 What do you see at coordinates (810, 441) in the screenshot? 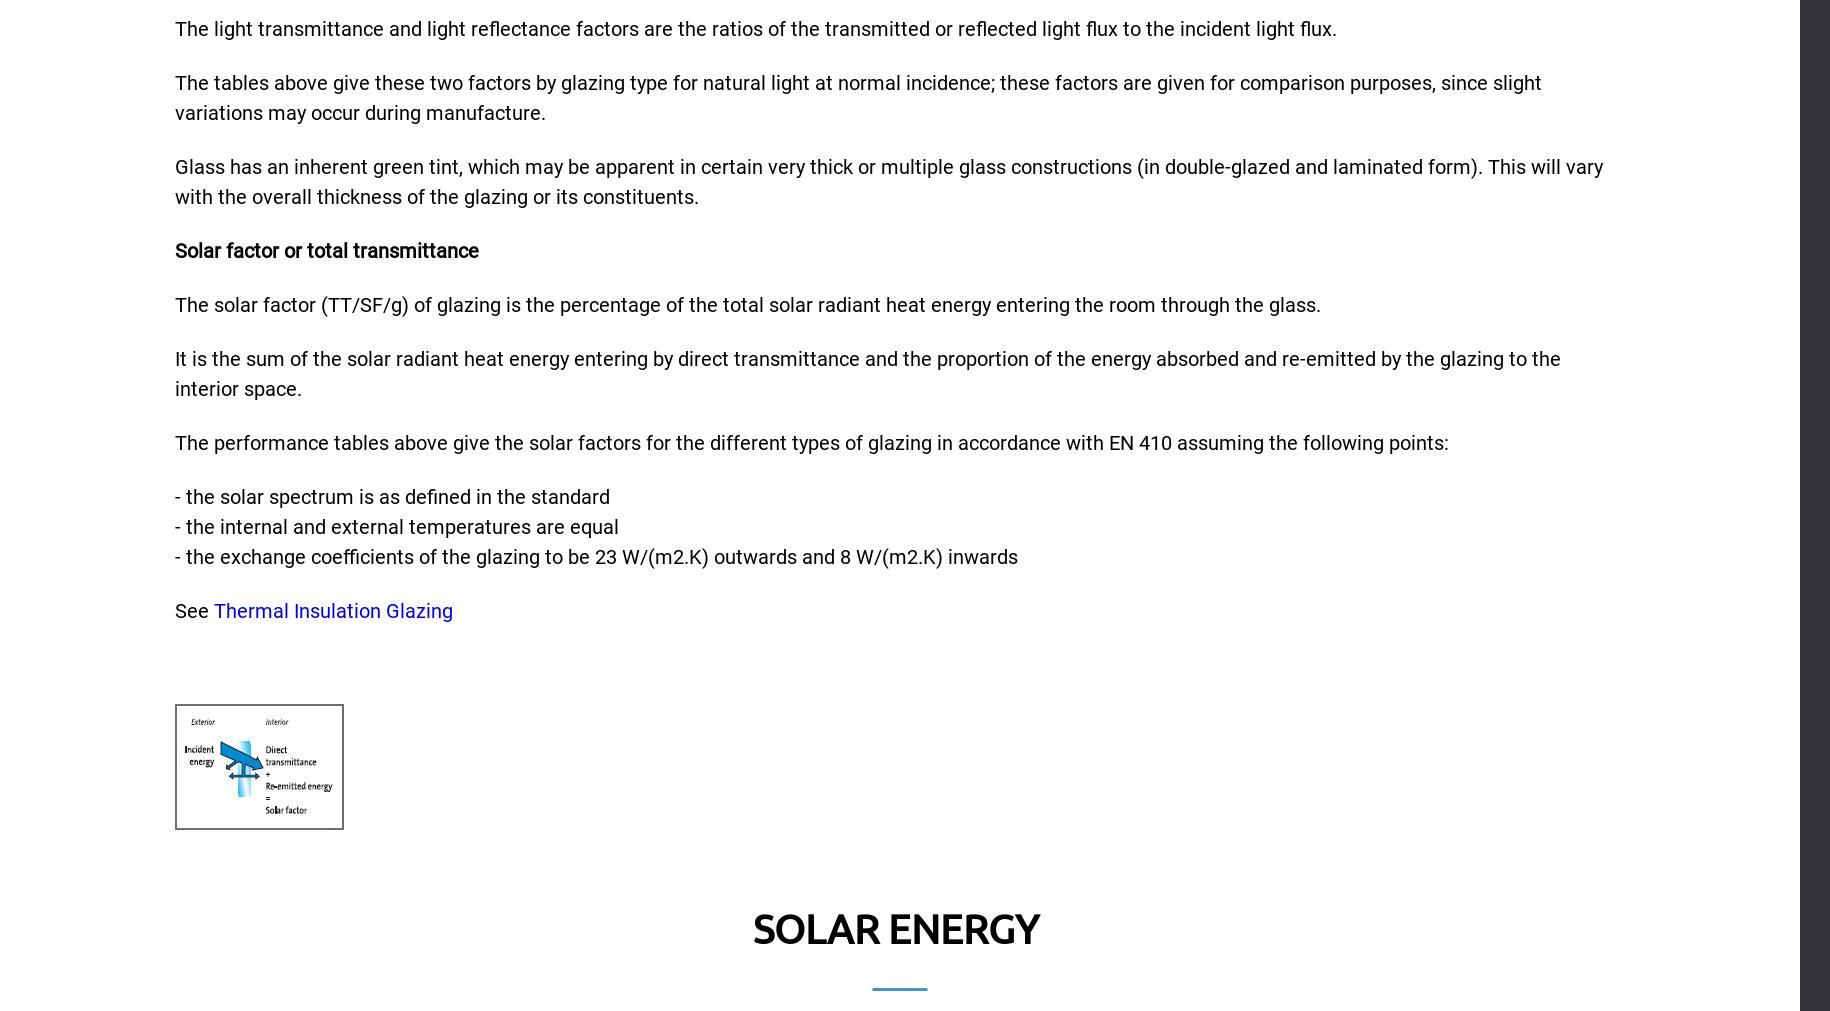
I see `'The performance tables above give the solar factors for the different types of glazing in accordance with EN 410 assuming the following points:'` at bounding box center [810, 441].